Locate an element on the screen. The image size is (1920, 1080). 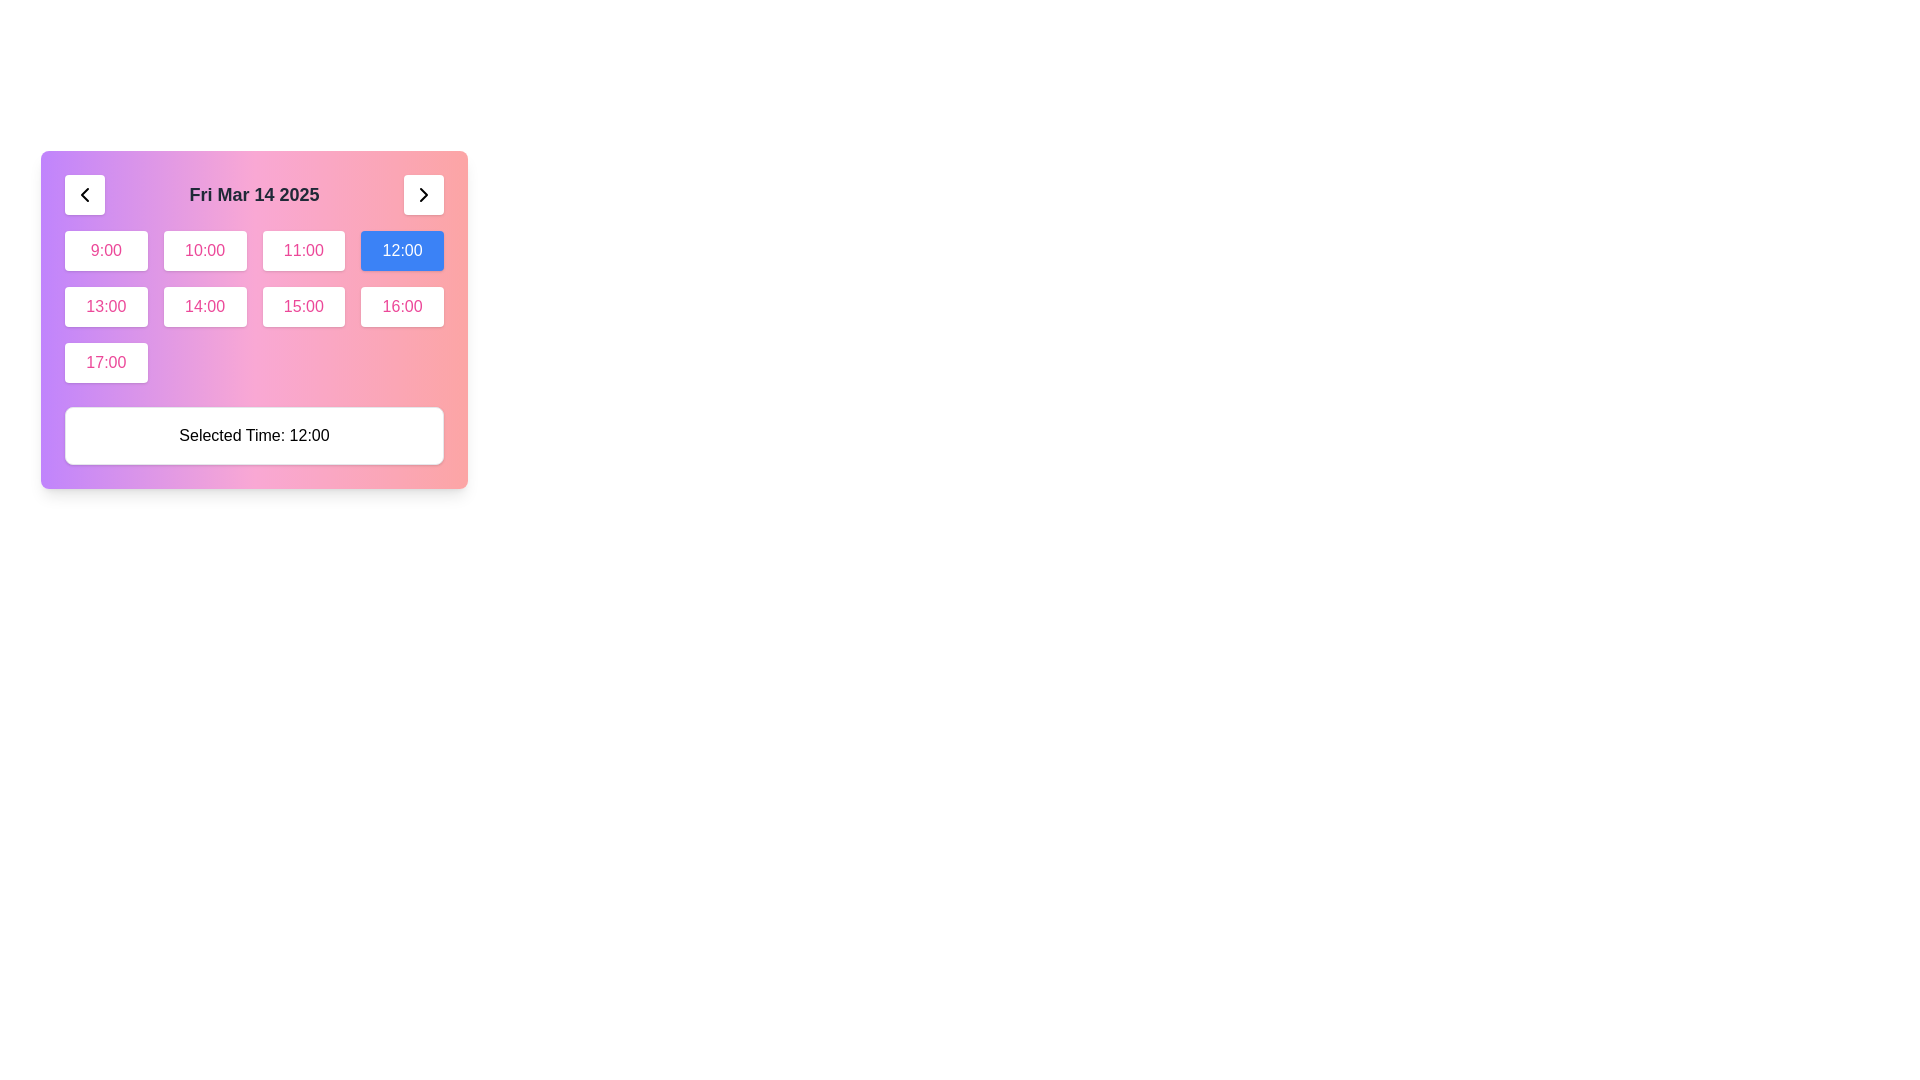
the button displaying '15:00' in pink, located in the second row and third column of the time options grid is located at coordinates (302, 307).